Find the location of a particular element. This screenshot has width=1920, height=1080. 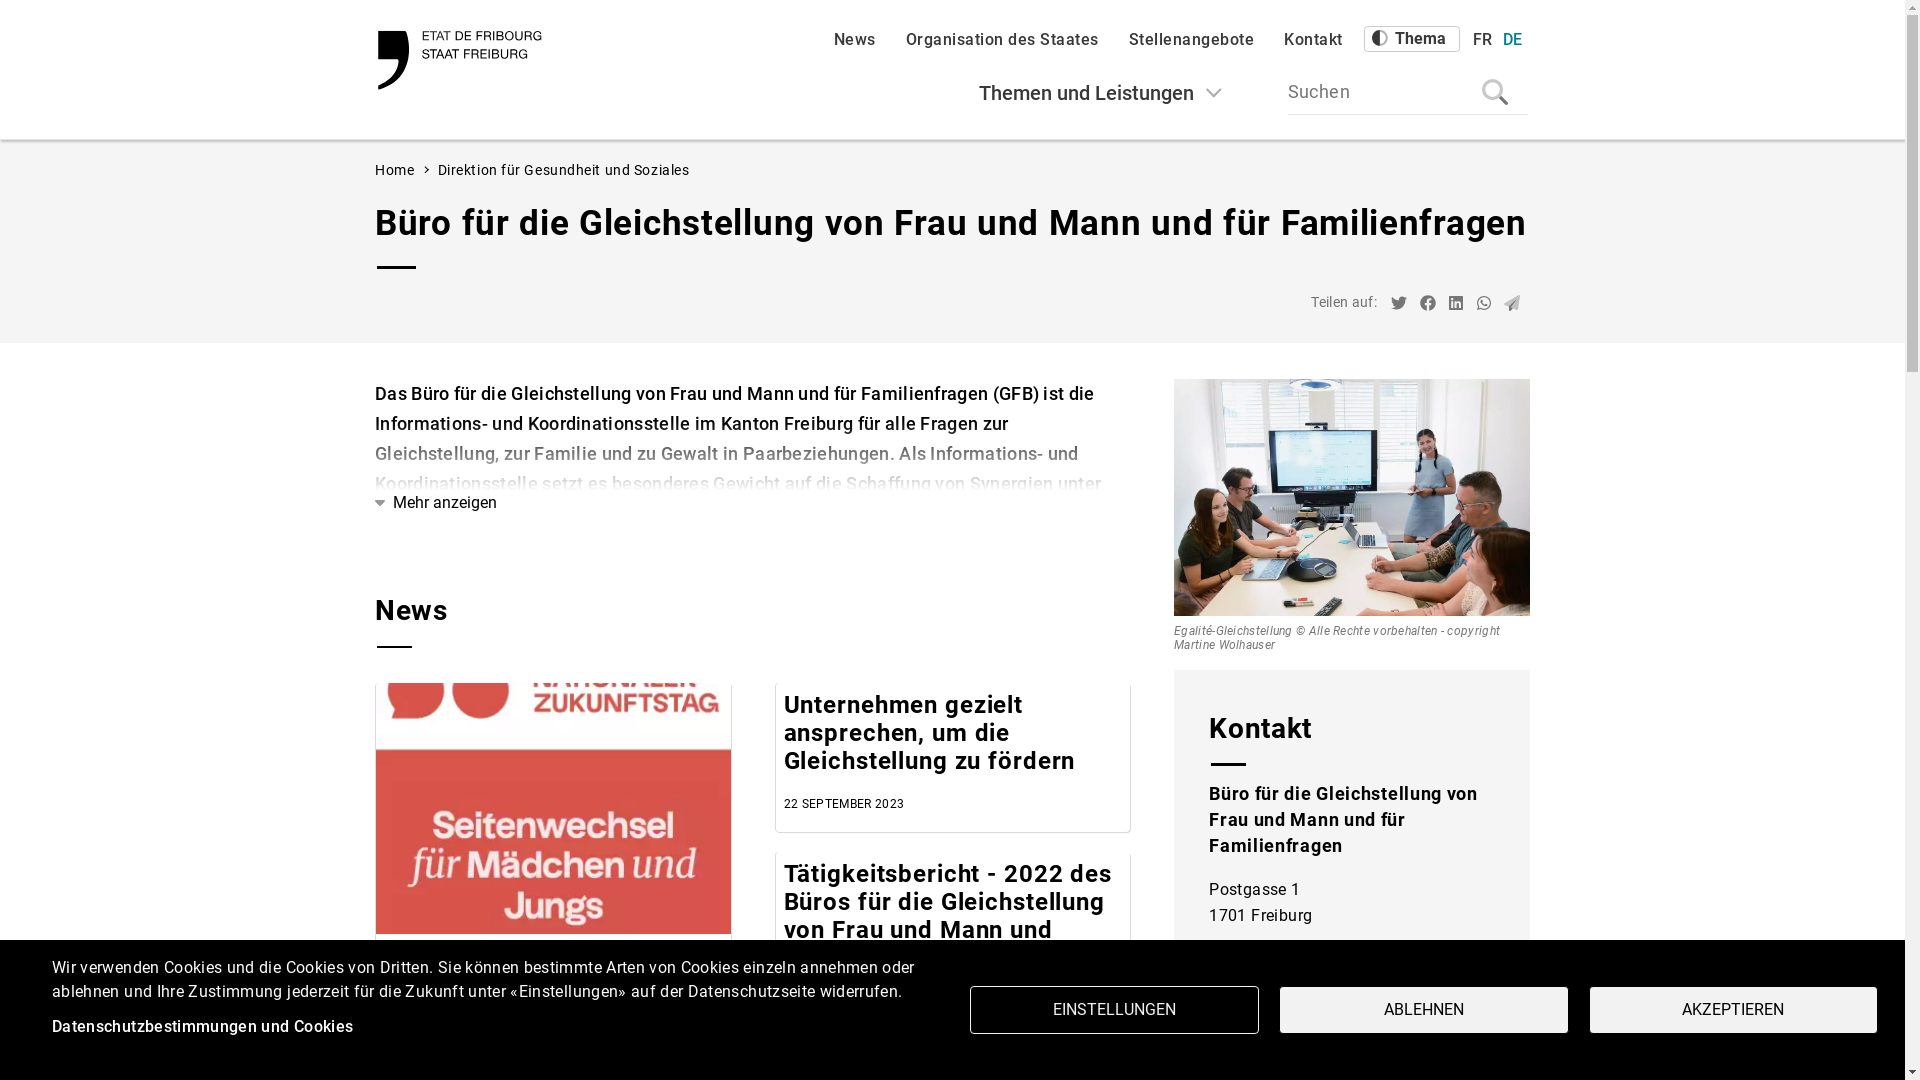

'Datenschutzbestimmungen und Cookies' is located at coordinates (202, 1027).